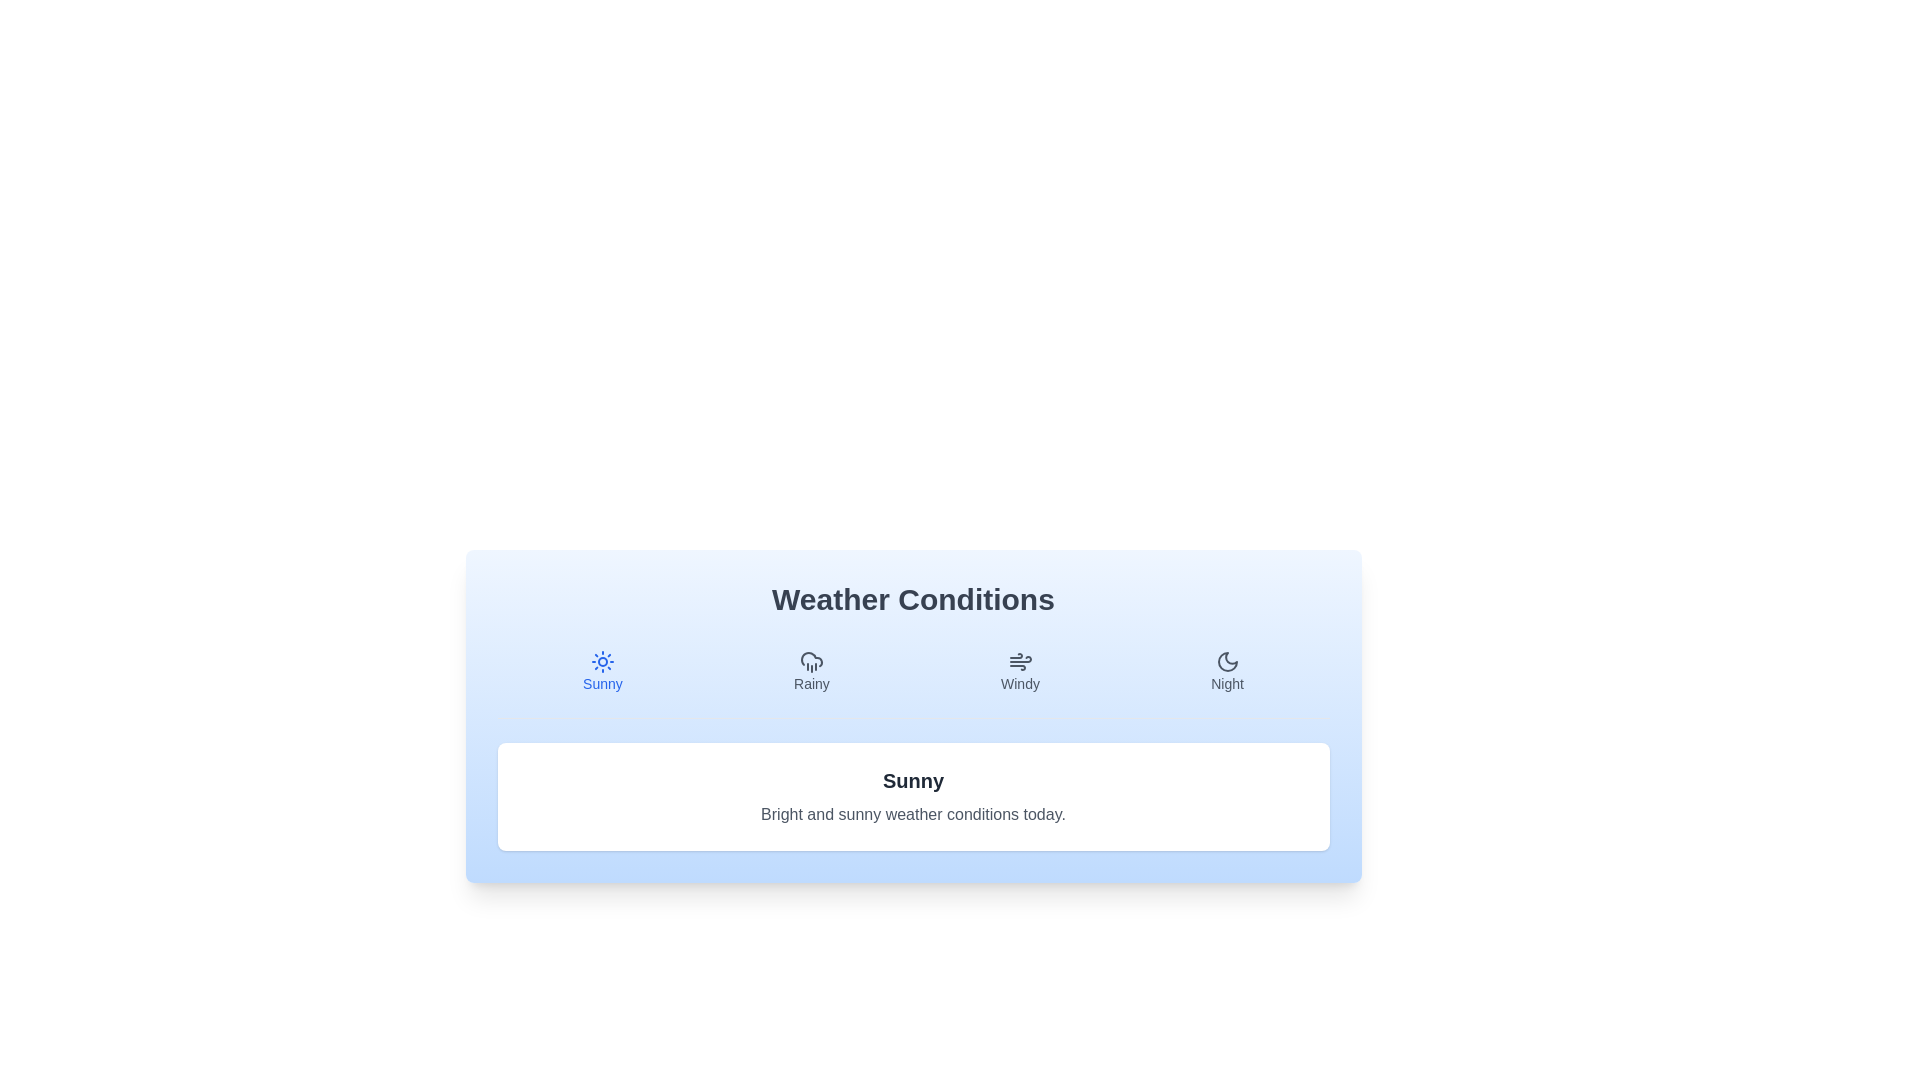 This screenshot has height=1080, width=1920. Describe the element at coordinates (1226, 671) in the screenshot. I see `the tab corresponding to Night to view its details` at that location.